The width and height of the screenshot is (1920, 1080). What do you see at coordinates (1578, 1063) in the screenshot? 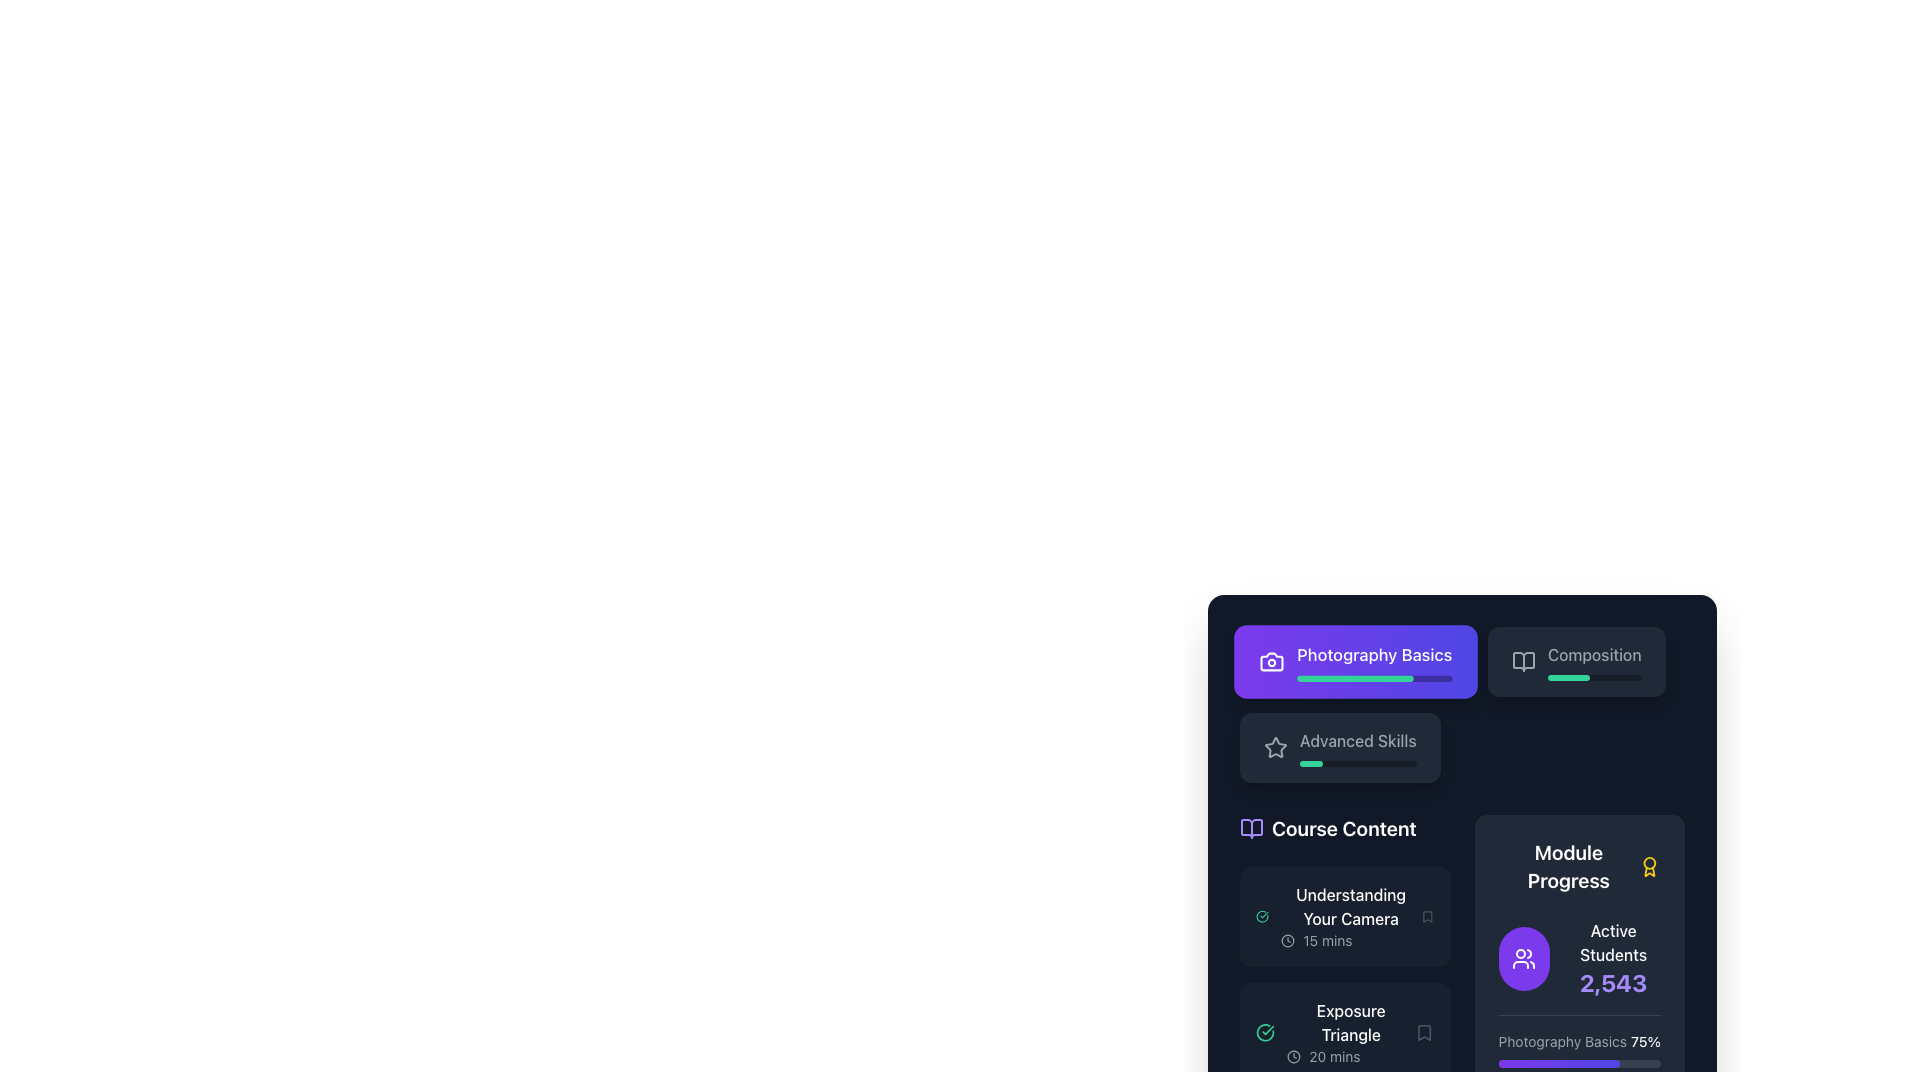
I see `Progress bar element located in the 'Module Progress' section, which is styled with a gray background and a gradient foreground indicating 75% completion, positioned below 'Photography Basics 75%'` at bounding box center [1578, 1063].